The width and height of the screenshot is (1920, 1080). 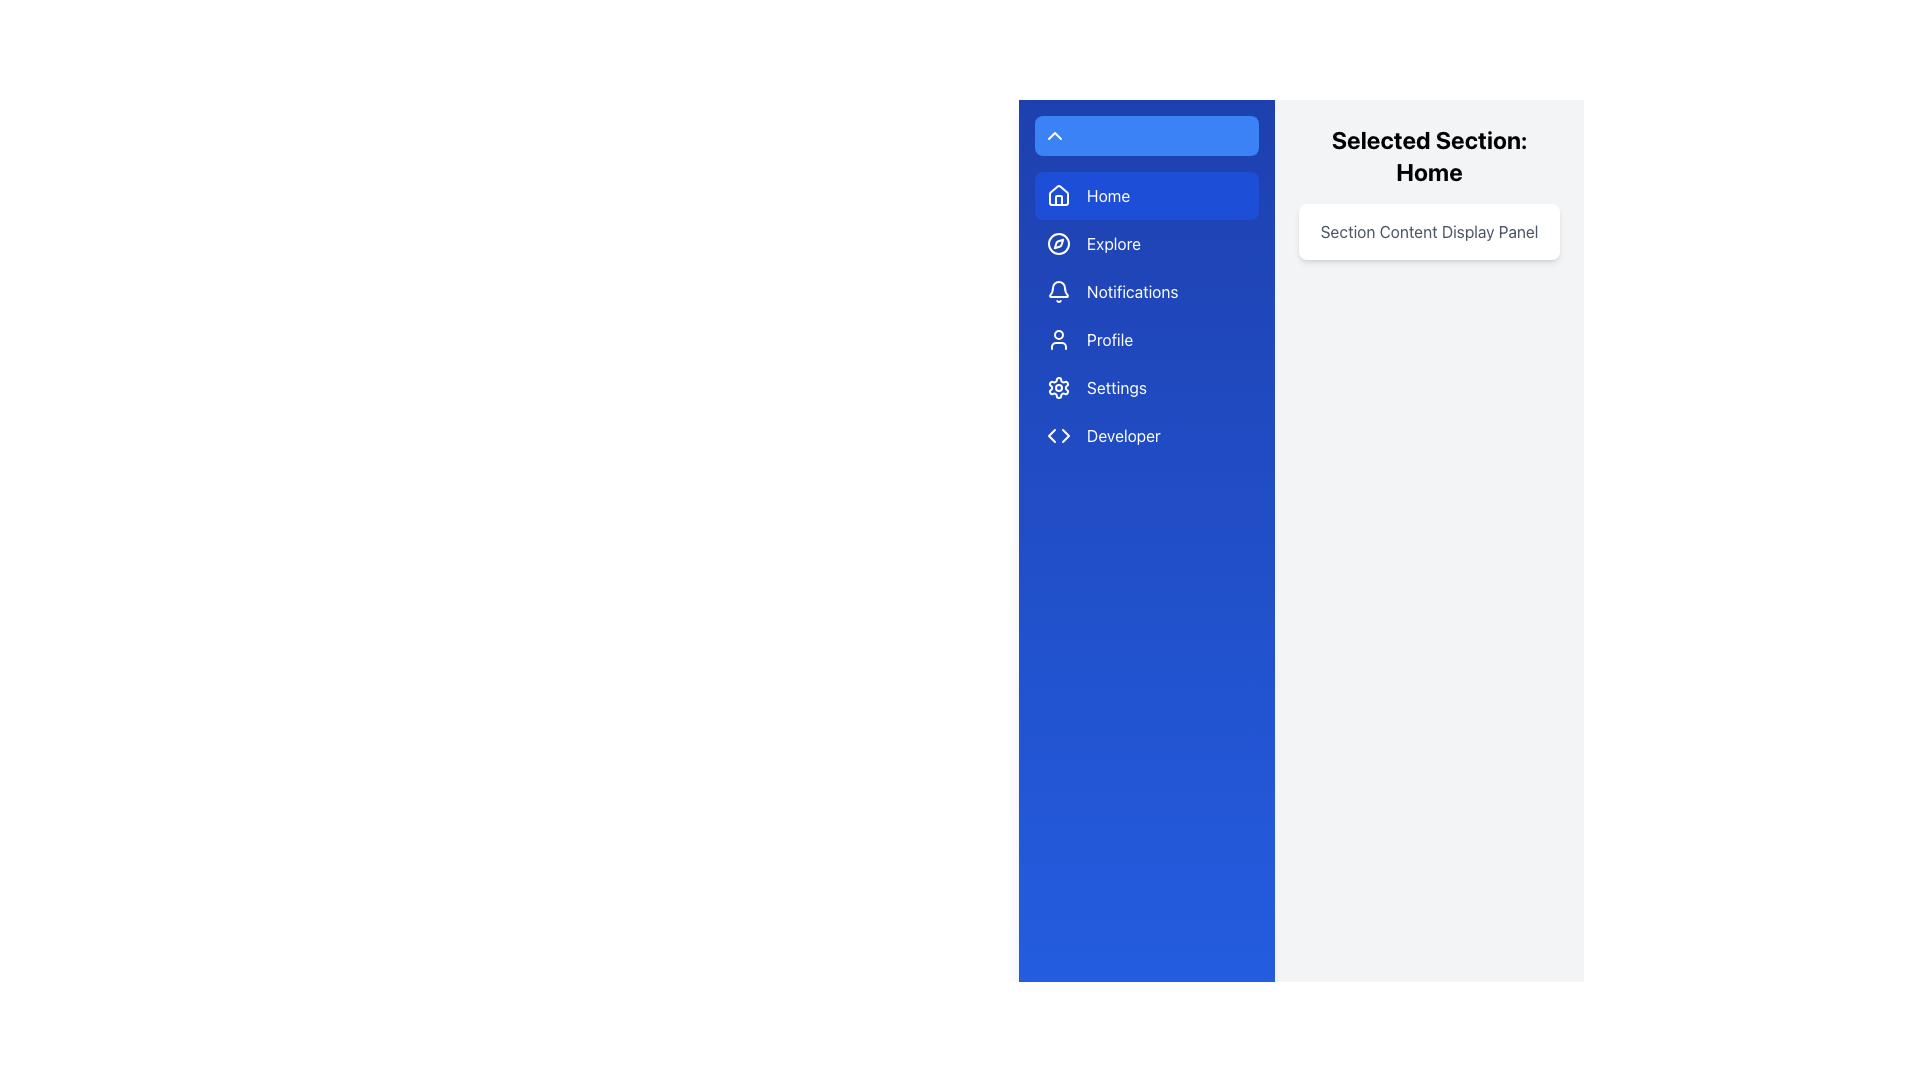 What do you see at coordinates (1058, 195) in the screenshot?
I see `the house-shaped icon in the navigation menu, which is highlighted in blue and adjacent to the 'Home' label` at bounding box center [1058, 195].